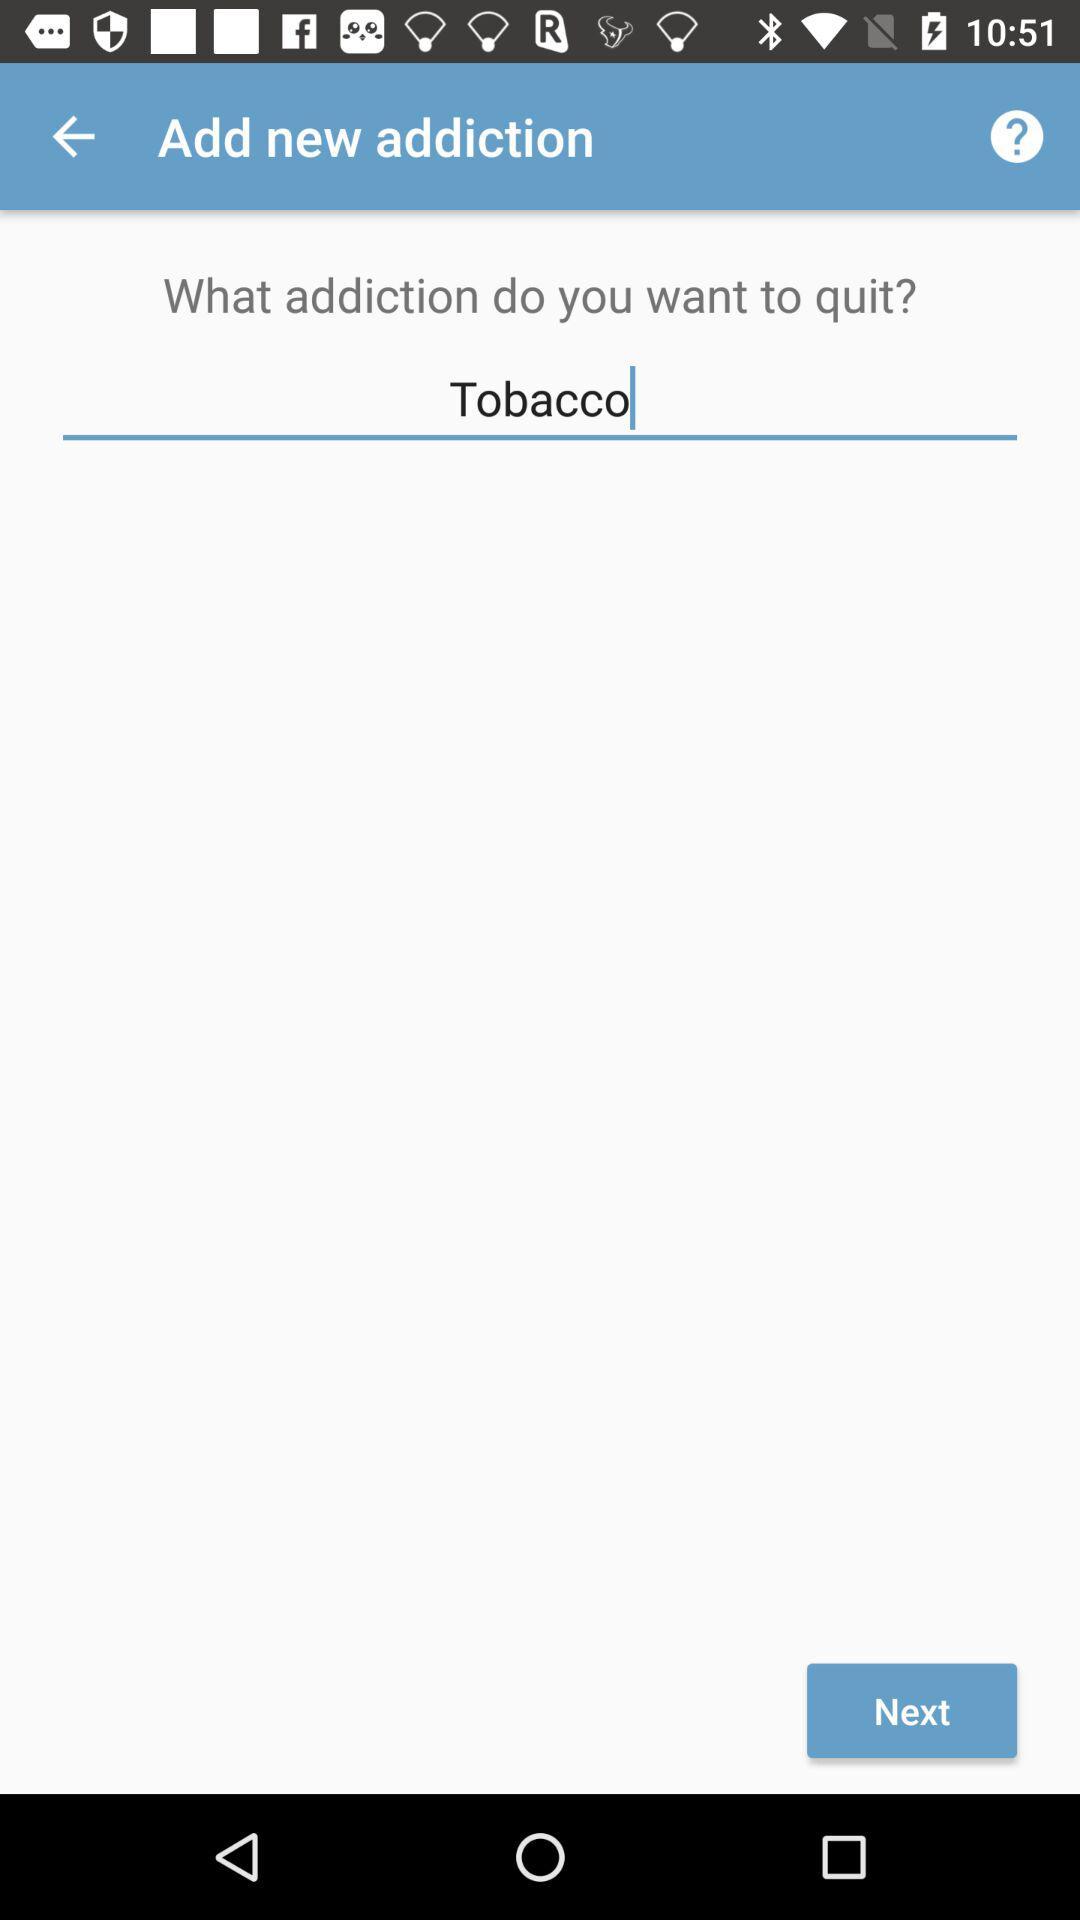 The height and width of the screenshot is (1920, 1080). Describe the element at coordinates (1017, 135) in the screenshot. I see `item above what addiction do icon` at that location.